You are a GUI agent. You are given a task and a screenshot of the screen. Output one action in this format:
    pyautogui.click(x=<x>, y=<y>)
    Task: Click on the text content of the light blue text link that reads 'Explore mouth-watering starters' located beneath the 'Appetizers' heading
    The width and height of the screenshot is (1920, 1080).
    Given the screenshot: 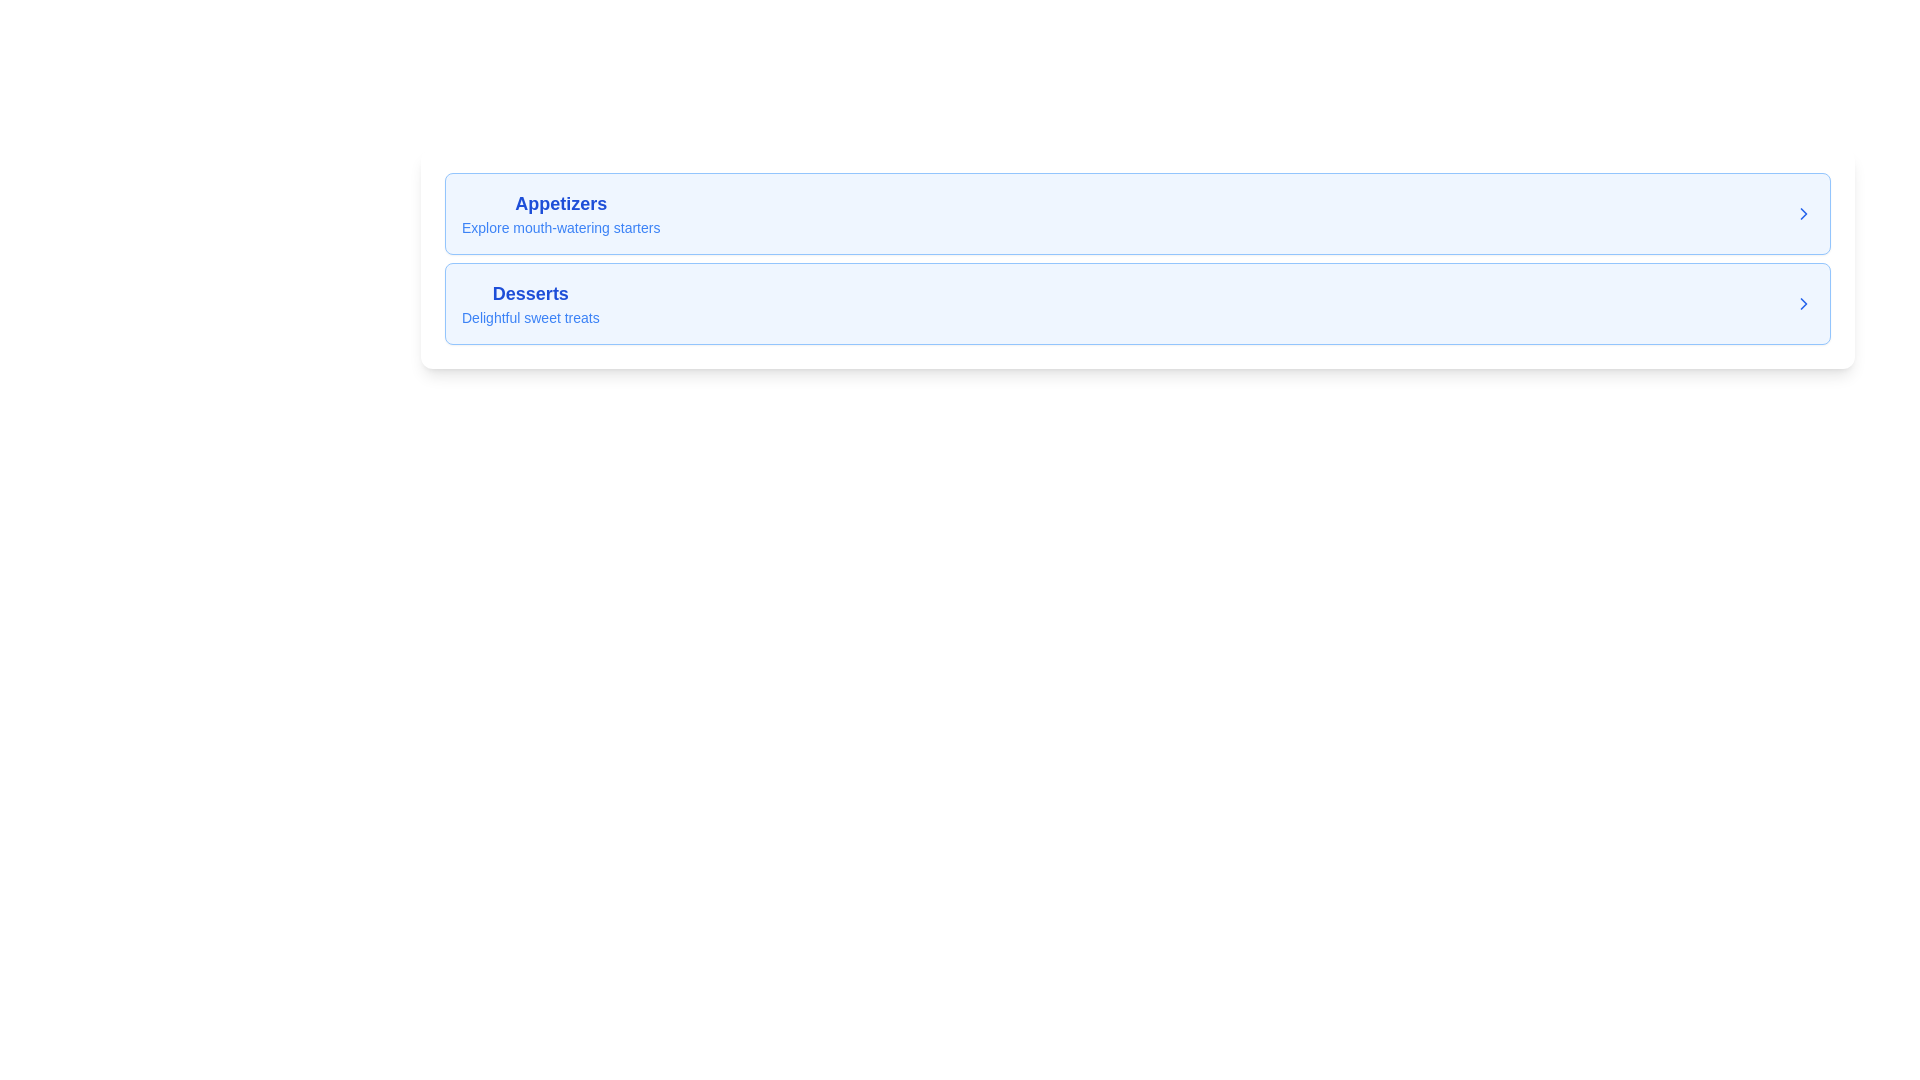 What is the action you would take?
    pyautogui.click(x=560, y=226)
    